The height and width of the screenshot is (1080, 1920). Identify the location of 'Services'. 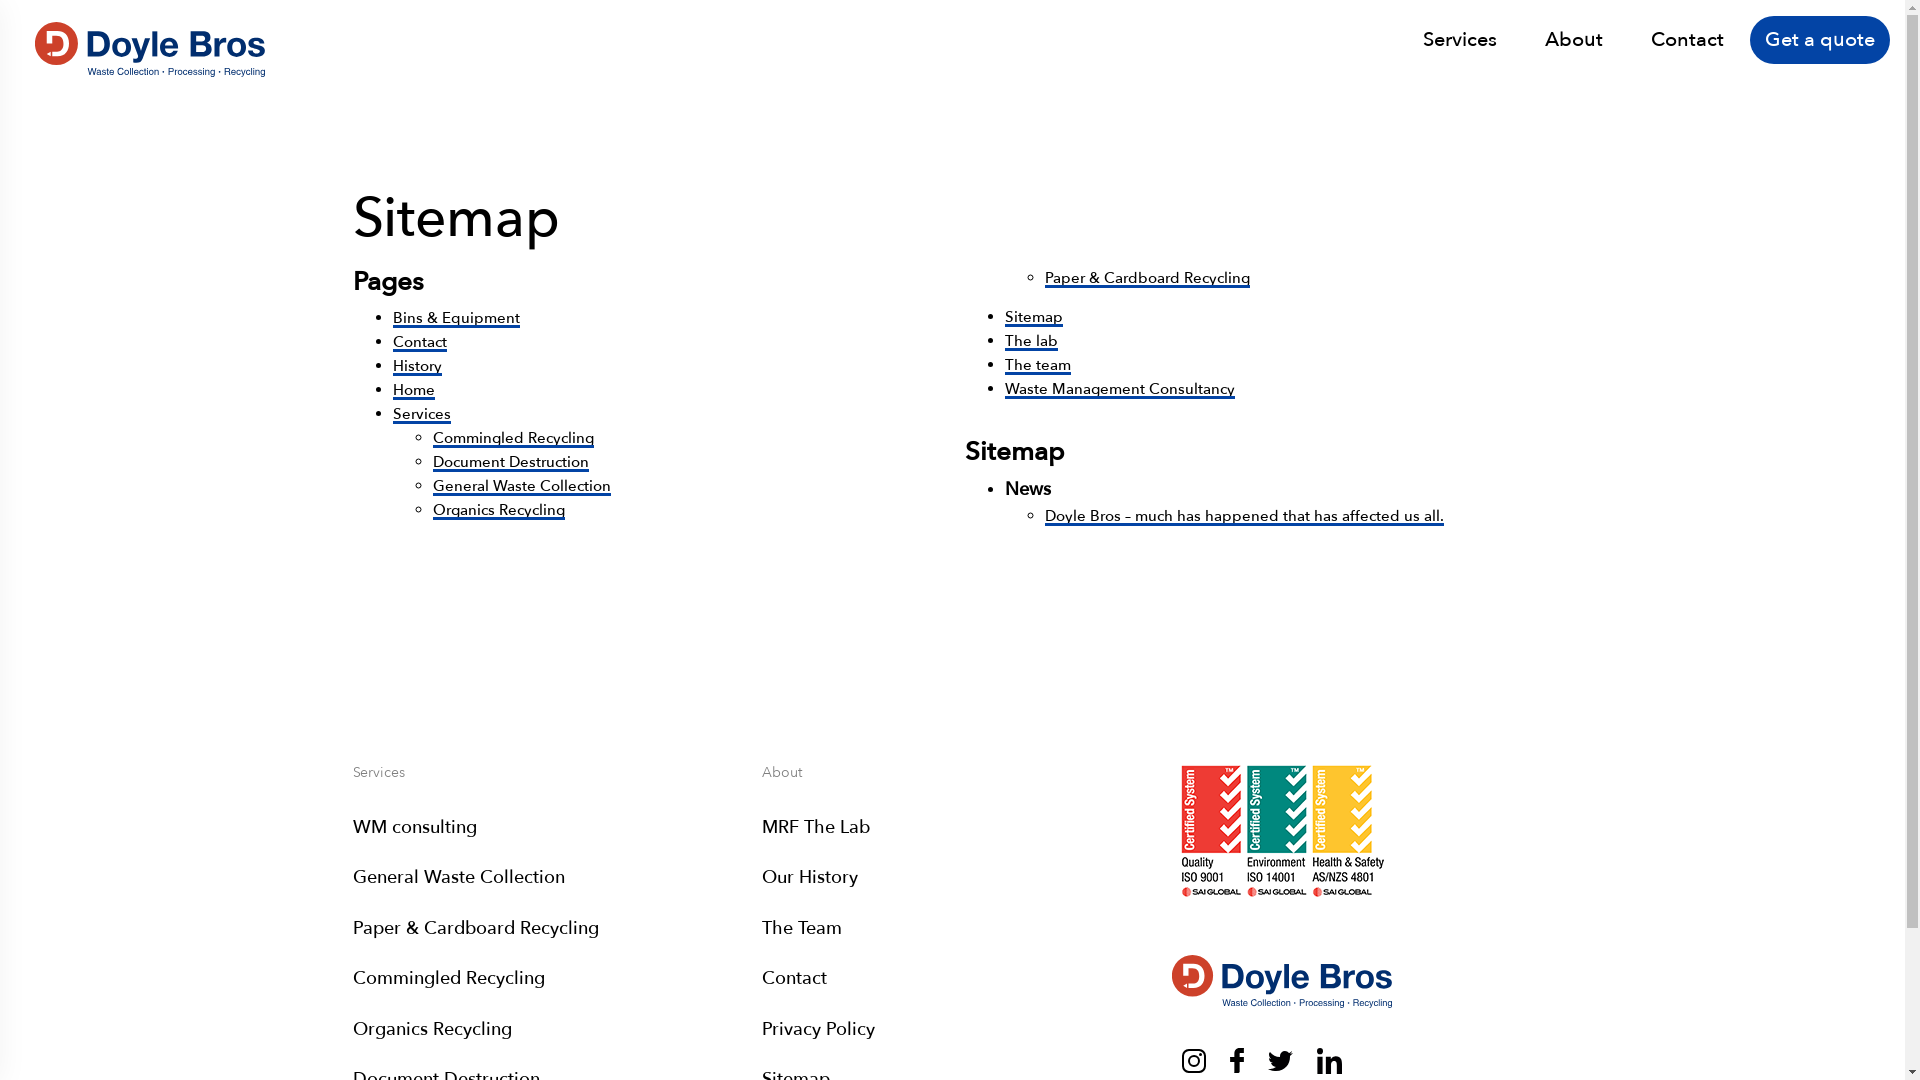
(1459, 39).